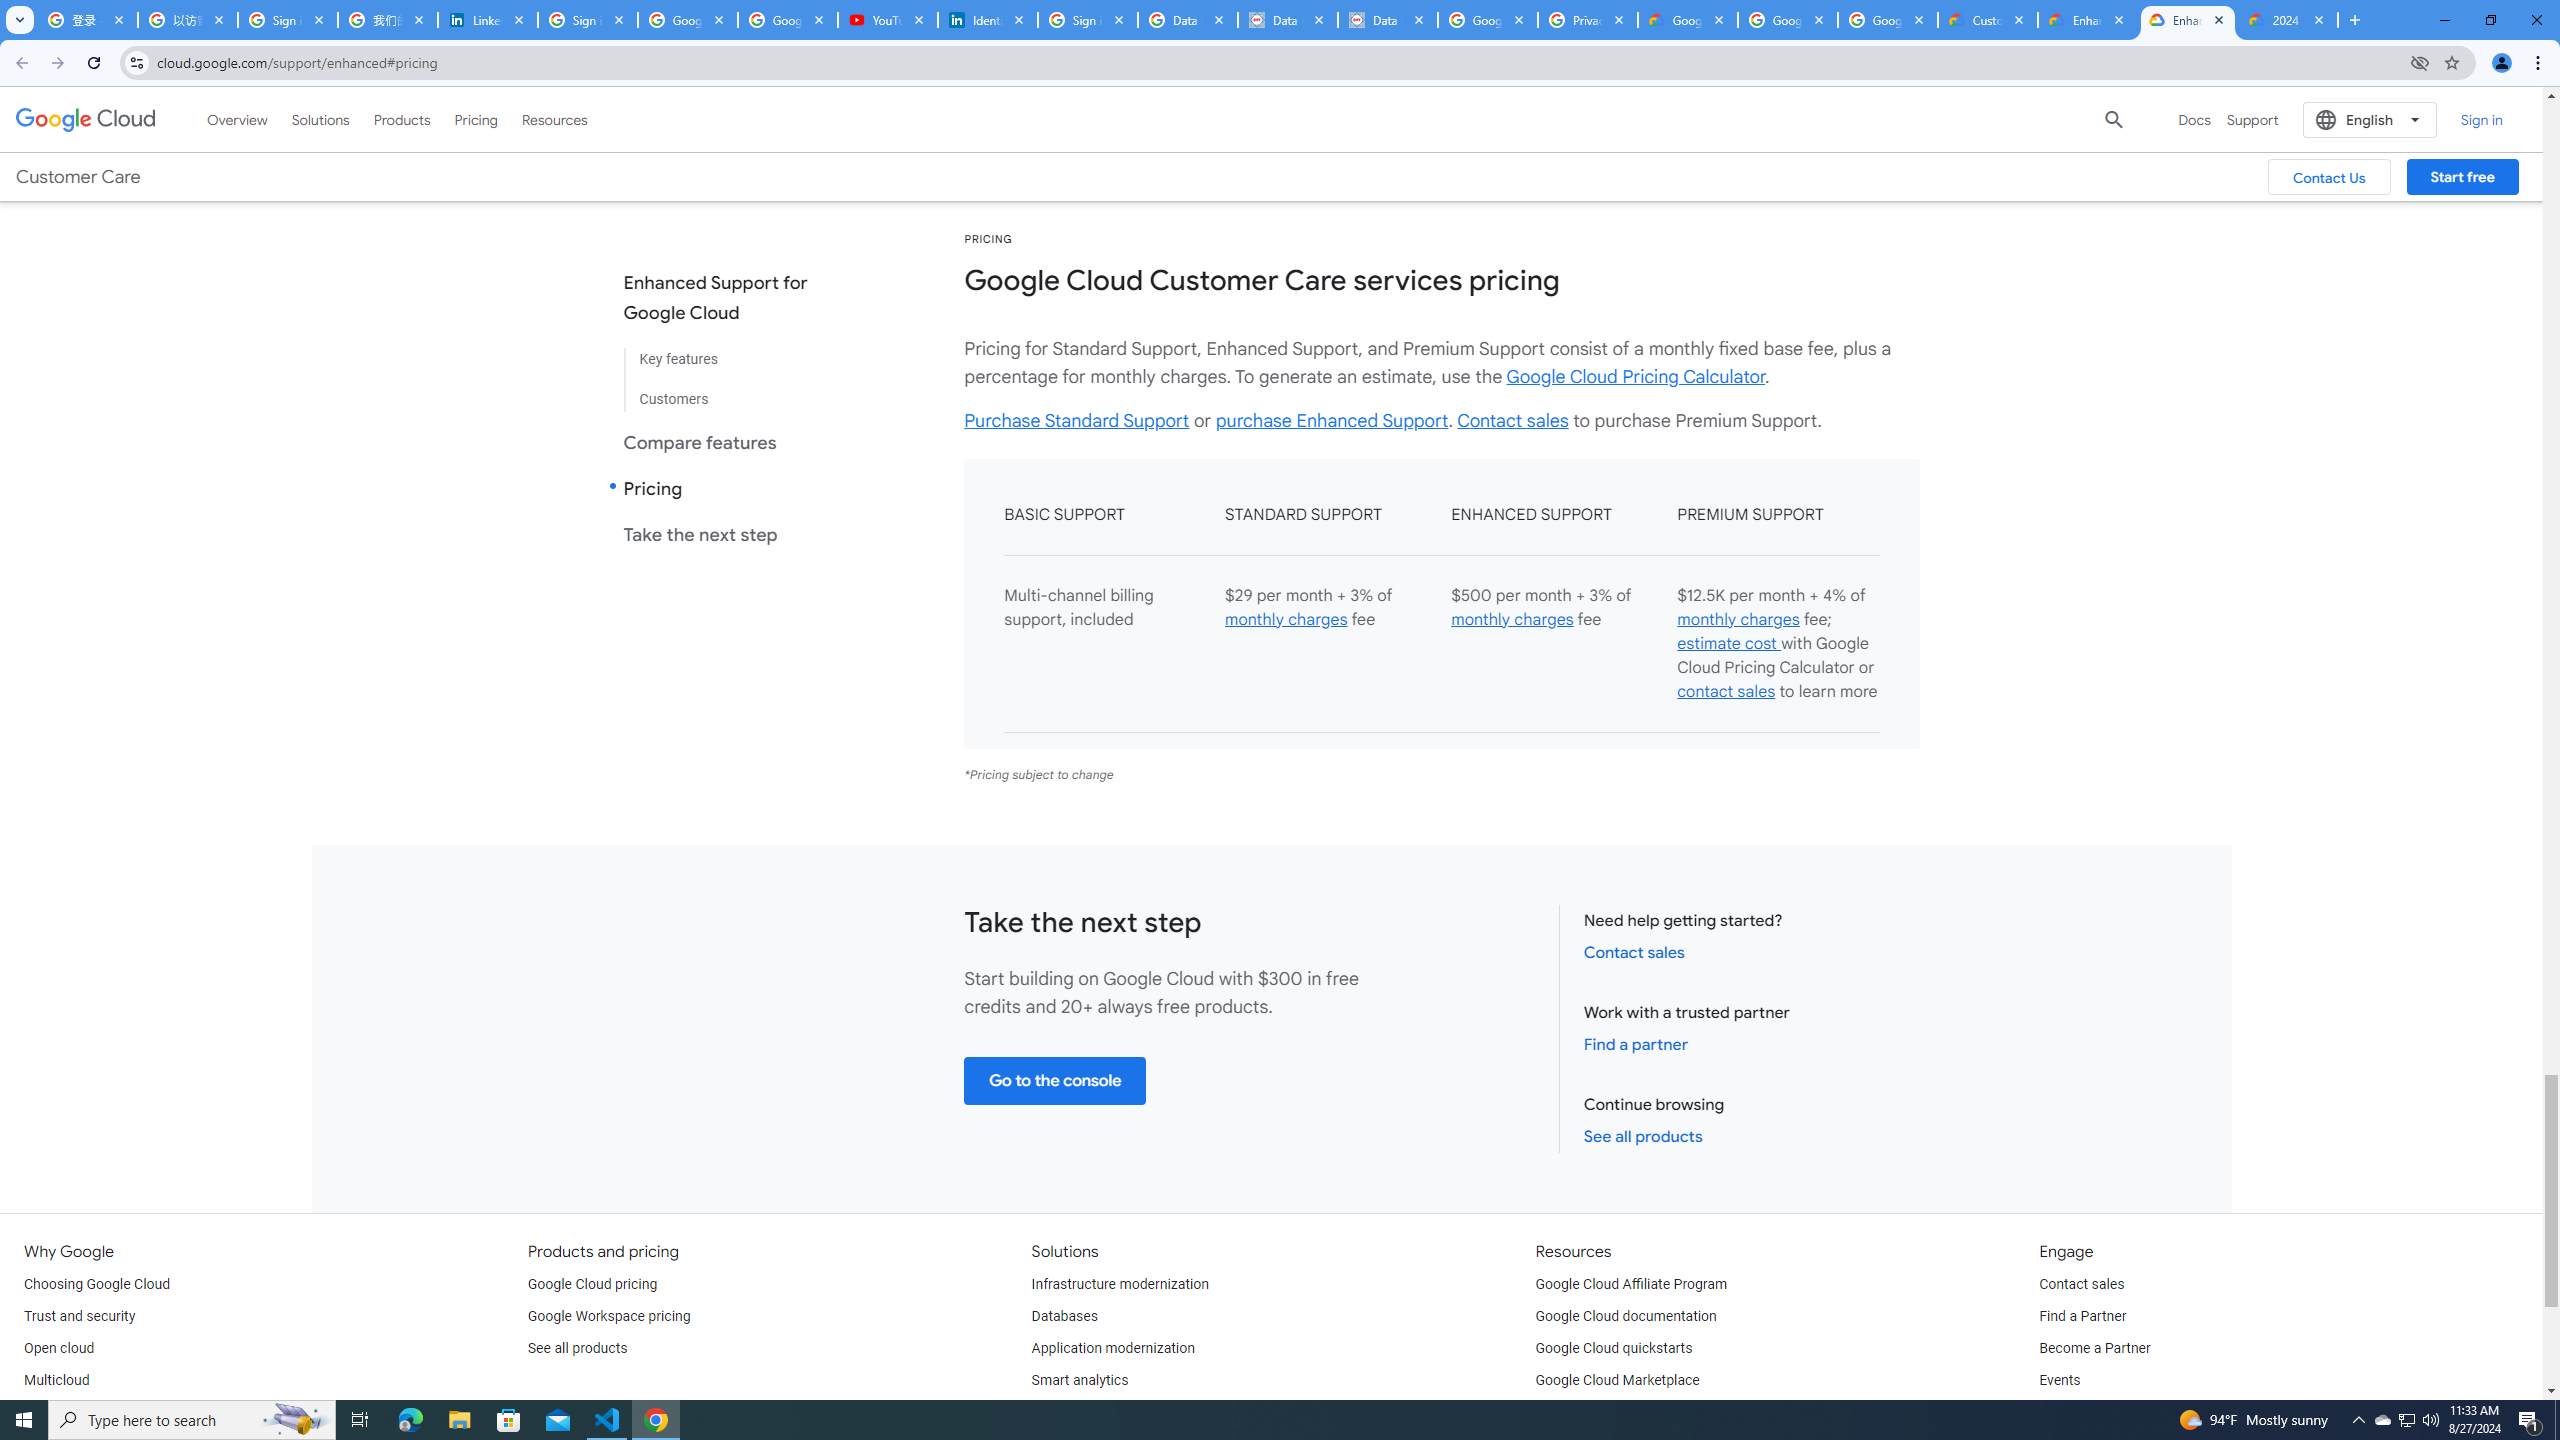 The height and width of the screenshot is (1440, 2560). What do you see at coordinates (476, 118) in the screenshot?
I see `'Pricing'` at bounding box center [476, 118].